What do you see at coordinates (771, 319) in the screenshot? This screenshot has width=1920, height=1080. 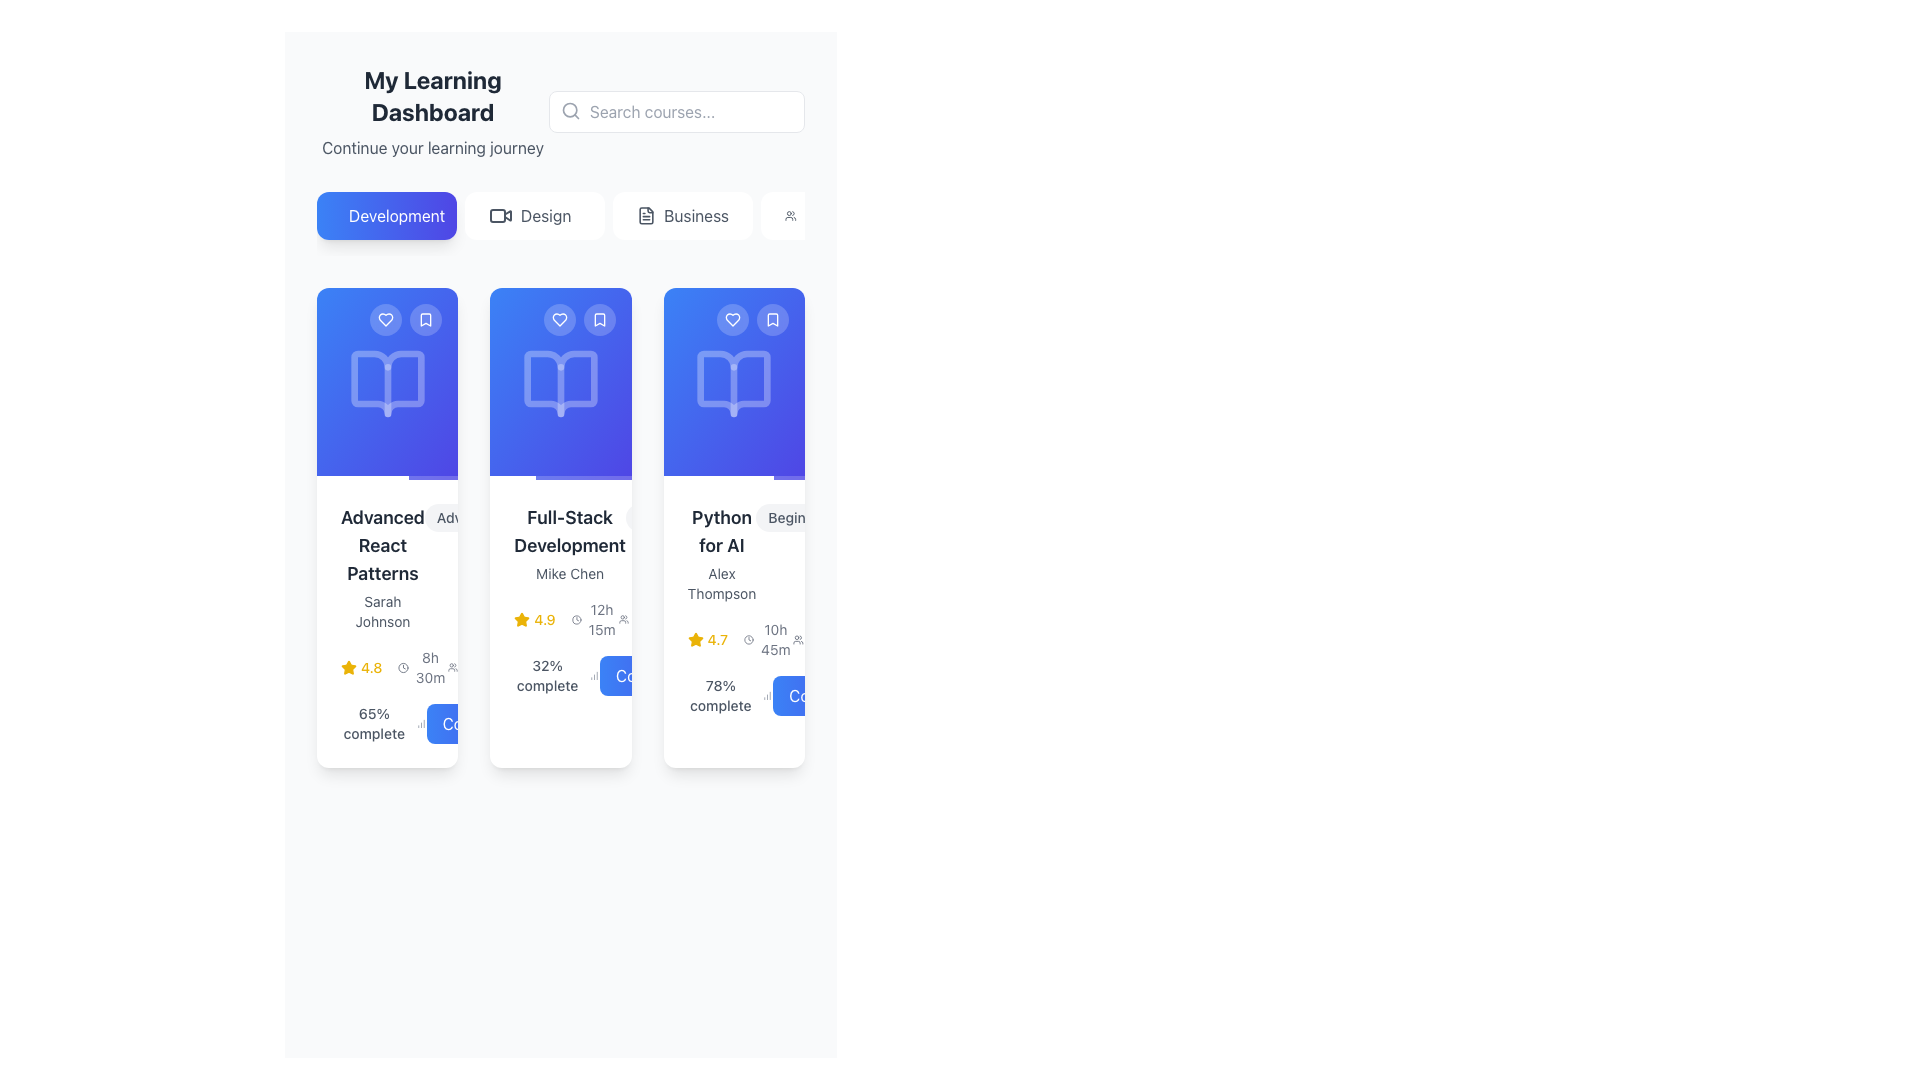 I see `the bookmark button located in the top-right corner of the third visible card` at bounding box center [771, 319].